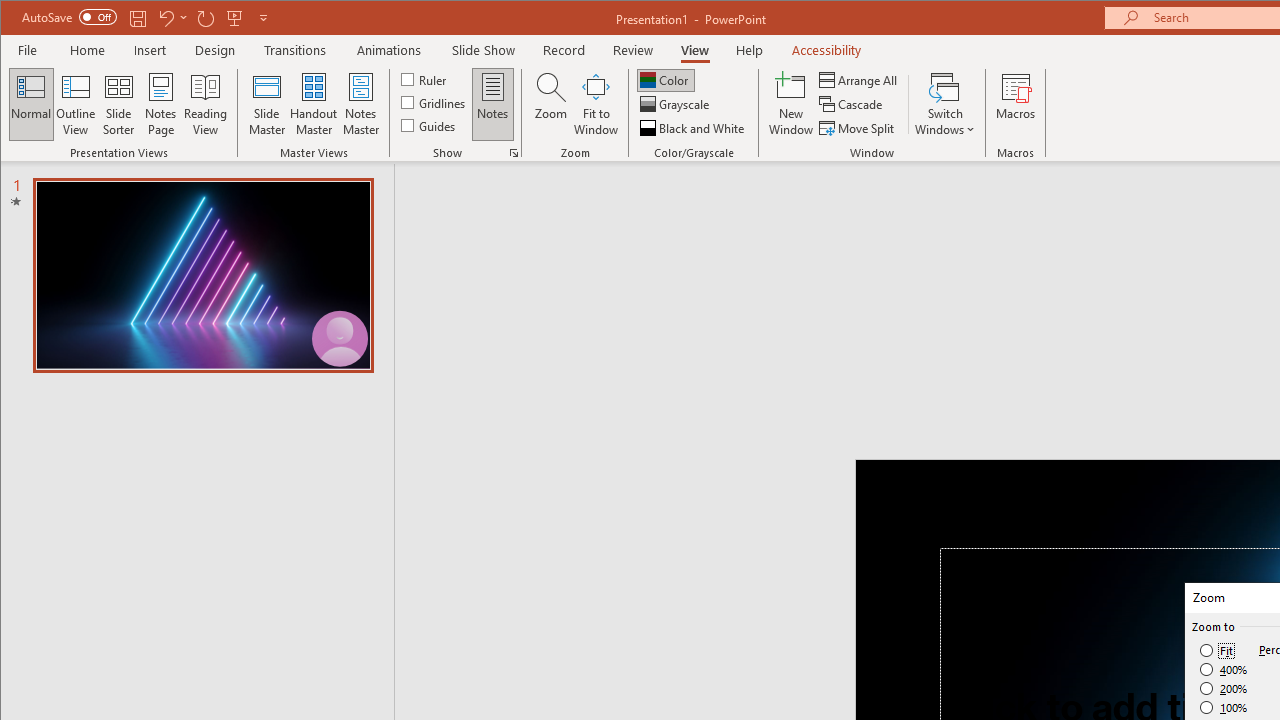 Image resolution: width=1280 pixels, height=720 pixels. What do you see at coordinates (360, 104) in the screenshot?
I see `'Notes Master'` at bounding box center [360, 104].